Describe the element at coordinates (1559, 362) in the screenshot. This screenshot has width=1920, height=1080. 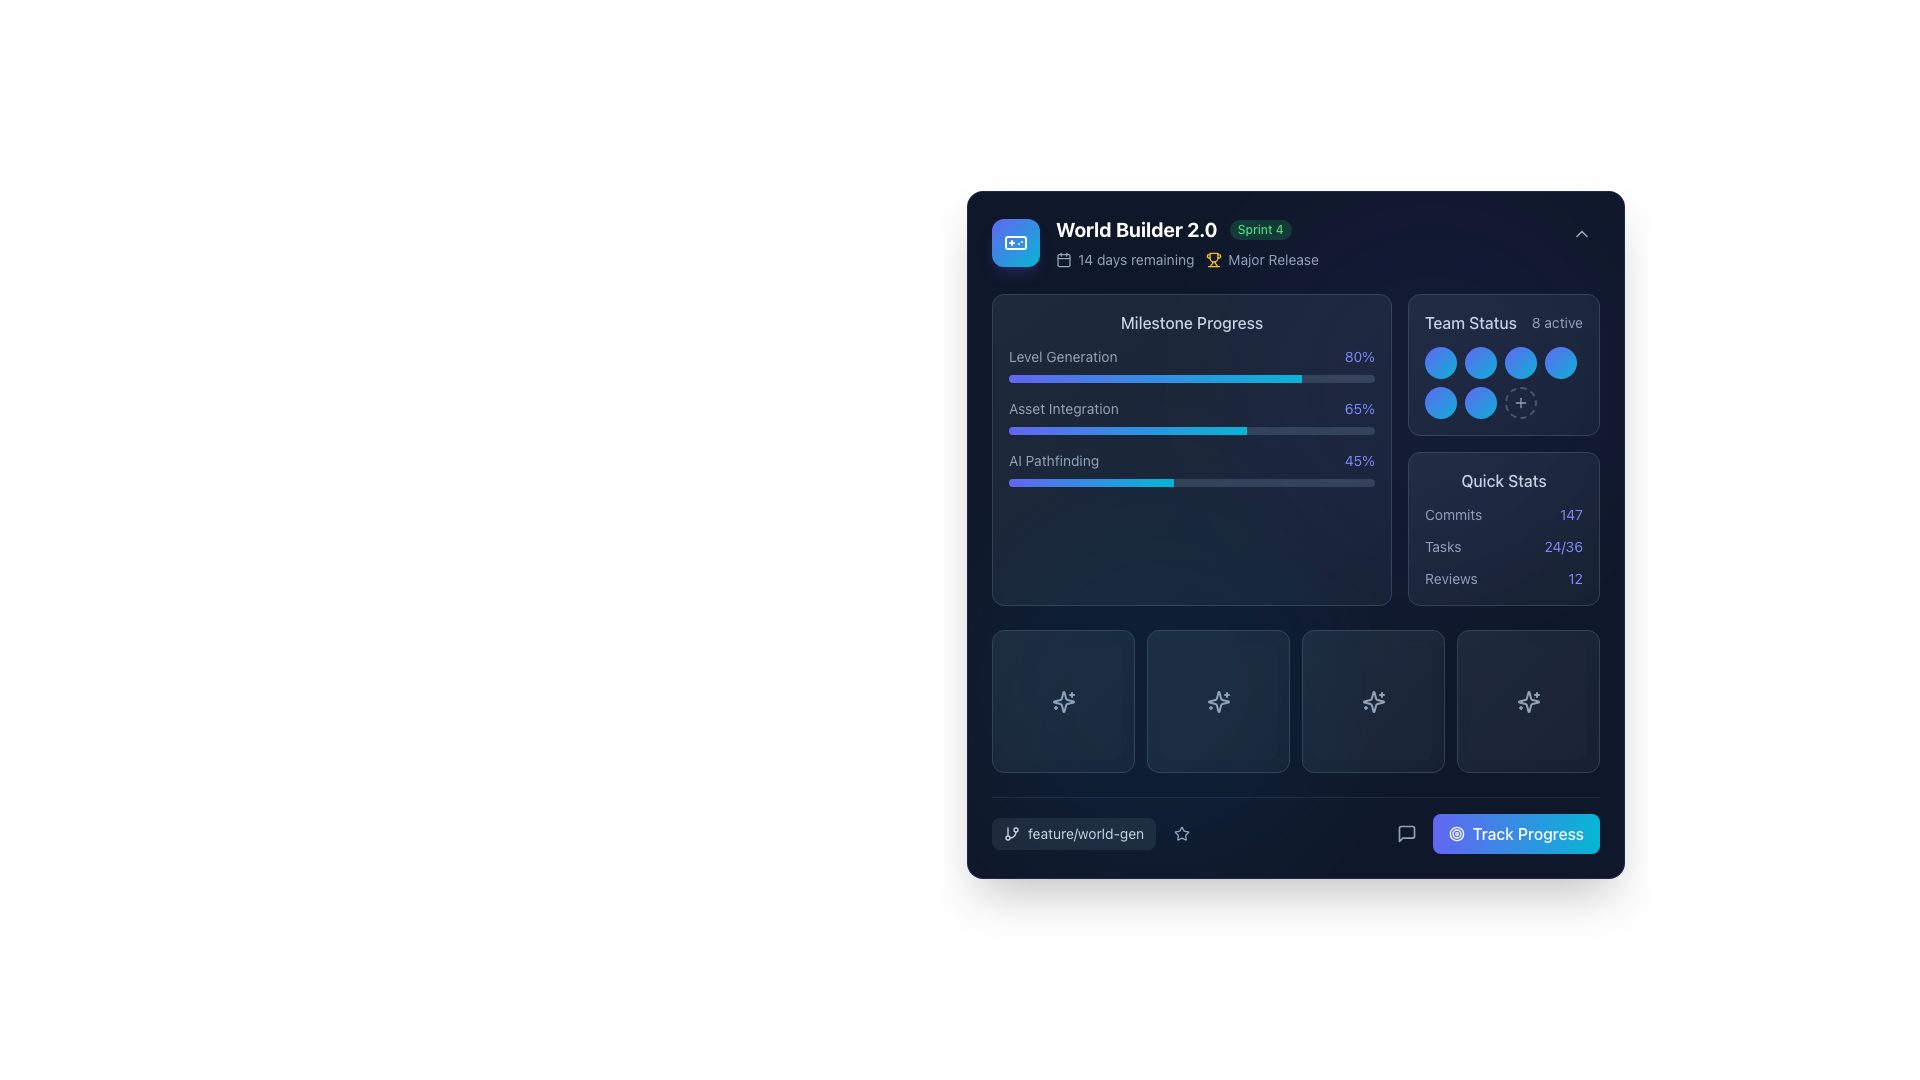
I see `the circular graphic icon with a gradient background transitioning from indigo to cyan, located as the fourth icon from the left in the 'Team Status' section` at that location.